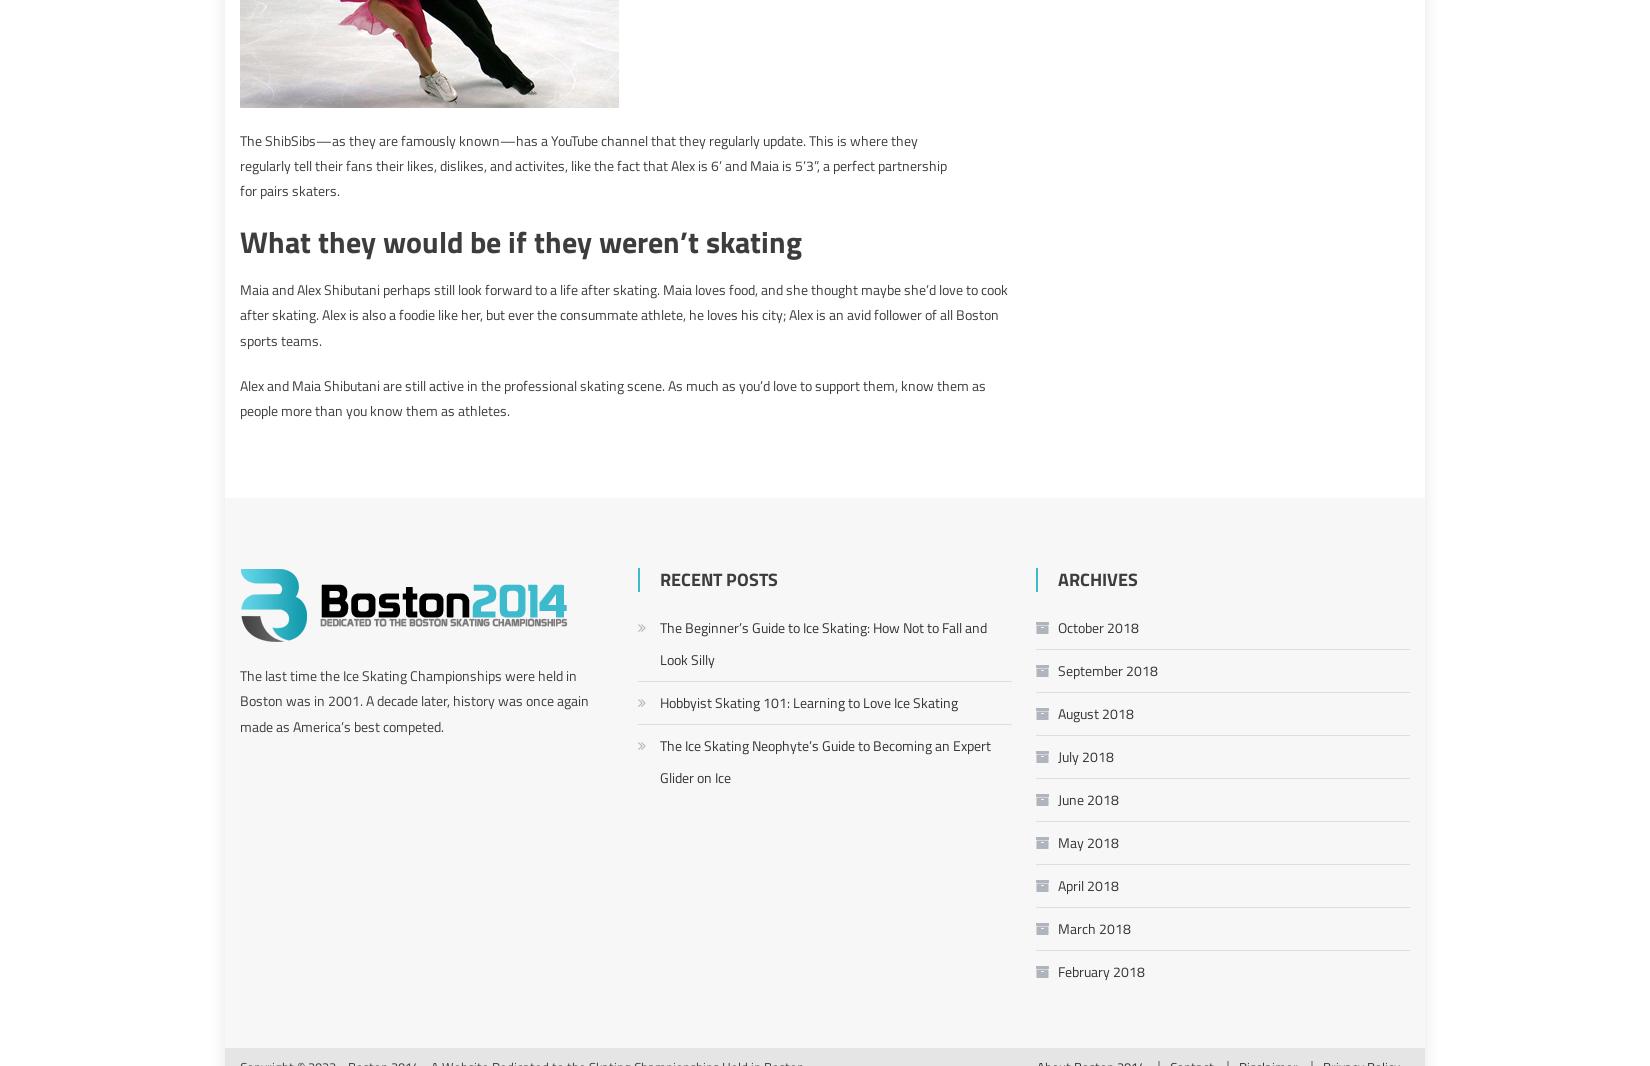 Image resolution: width=1650 pixels, height=1066 pixels. I want to click on 'The Beginner’s Guide to Ice Skating: How Not to Fall and Look Silly', so click(822, 641).